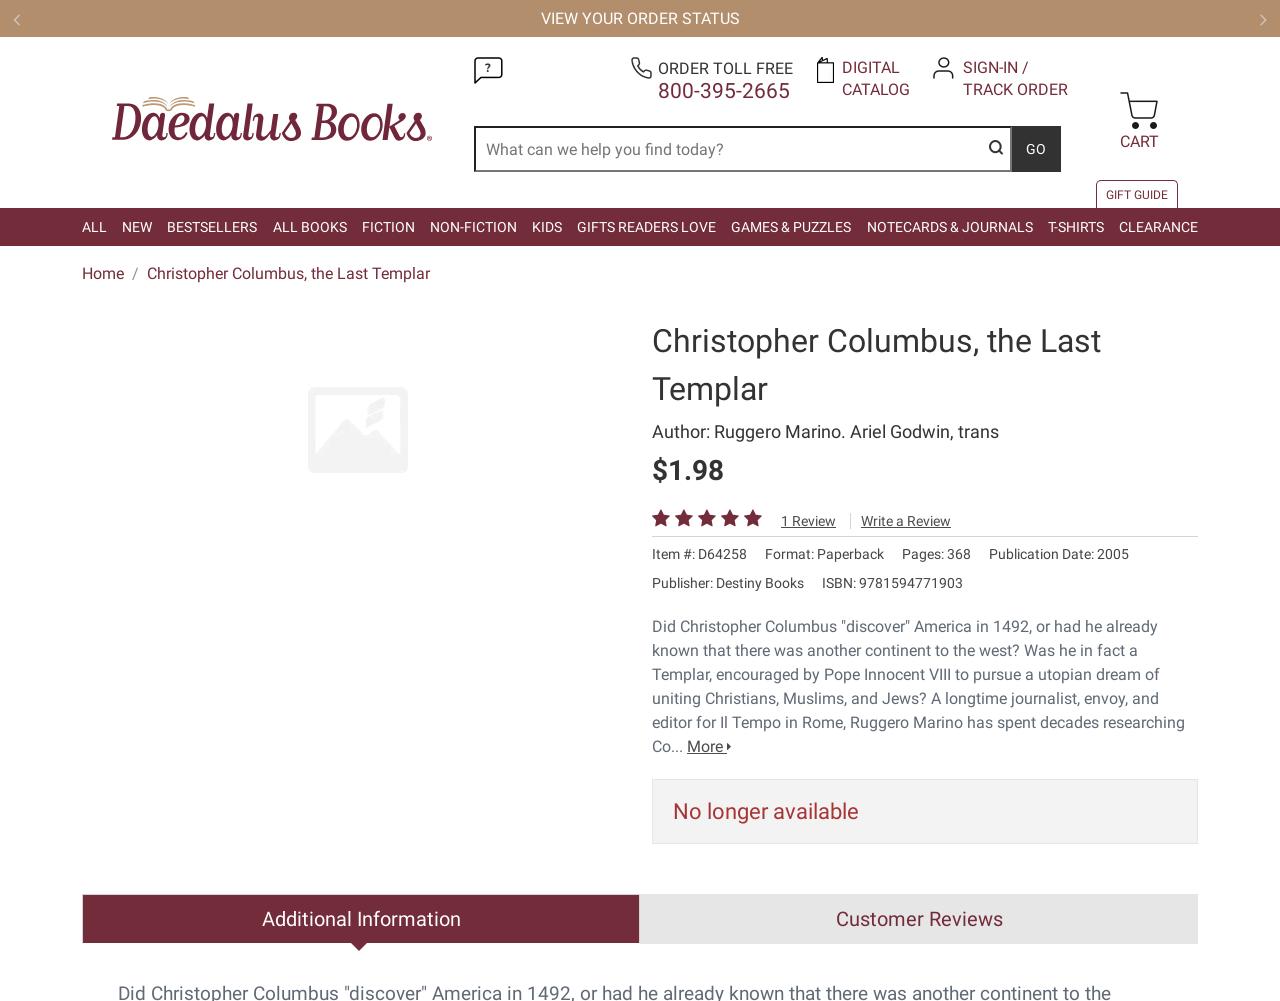 Image resolution: width=1280 pixels, height=1001 pixels. Describe the element at coordinates (155, 329) in the screenshot. I see `'Your Privacy Choices'` at that location.